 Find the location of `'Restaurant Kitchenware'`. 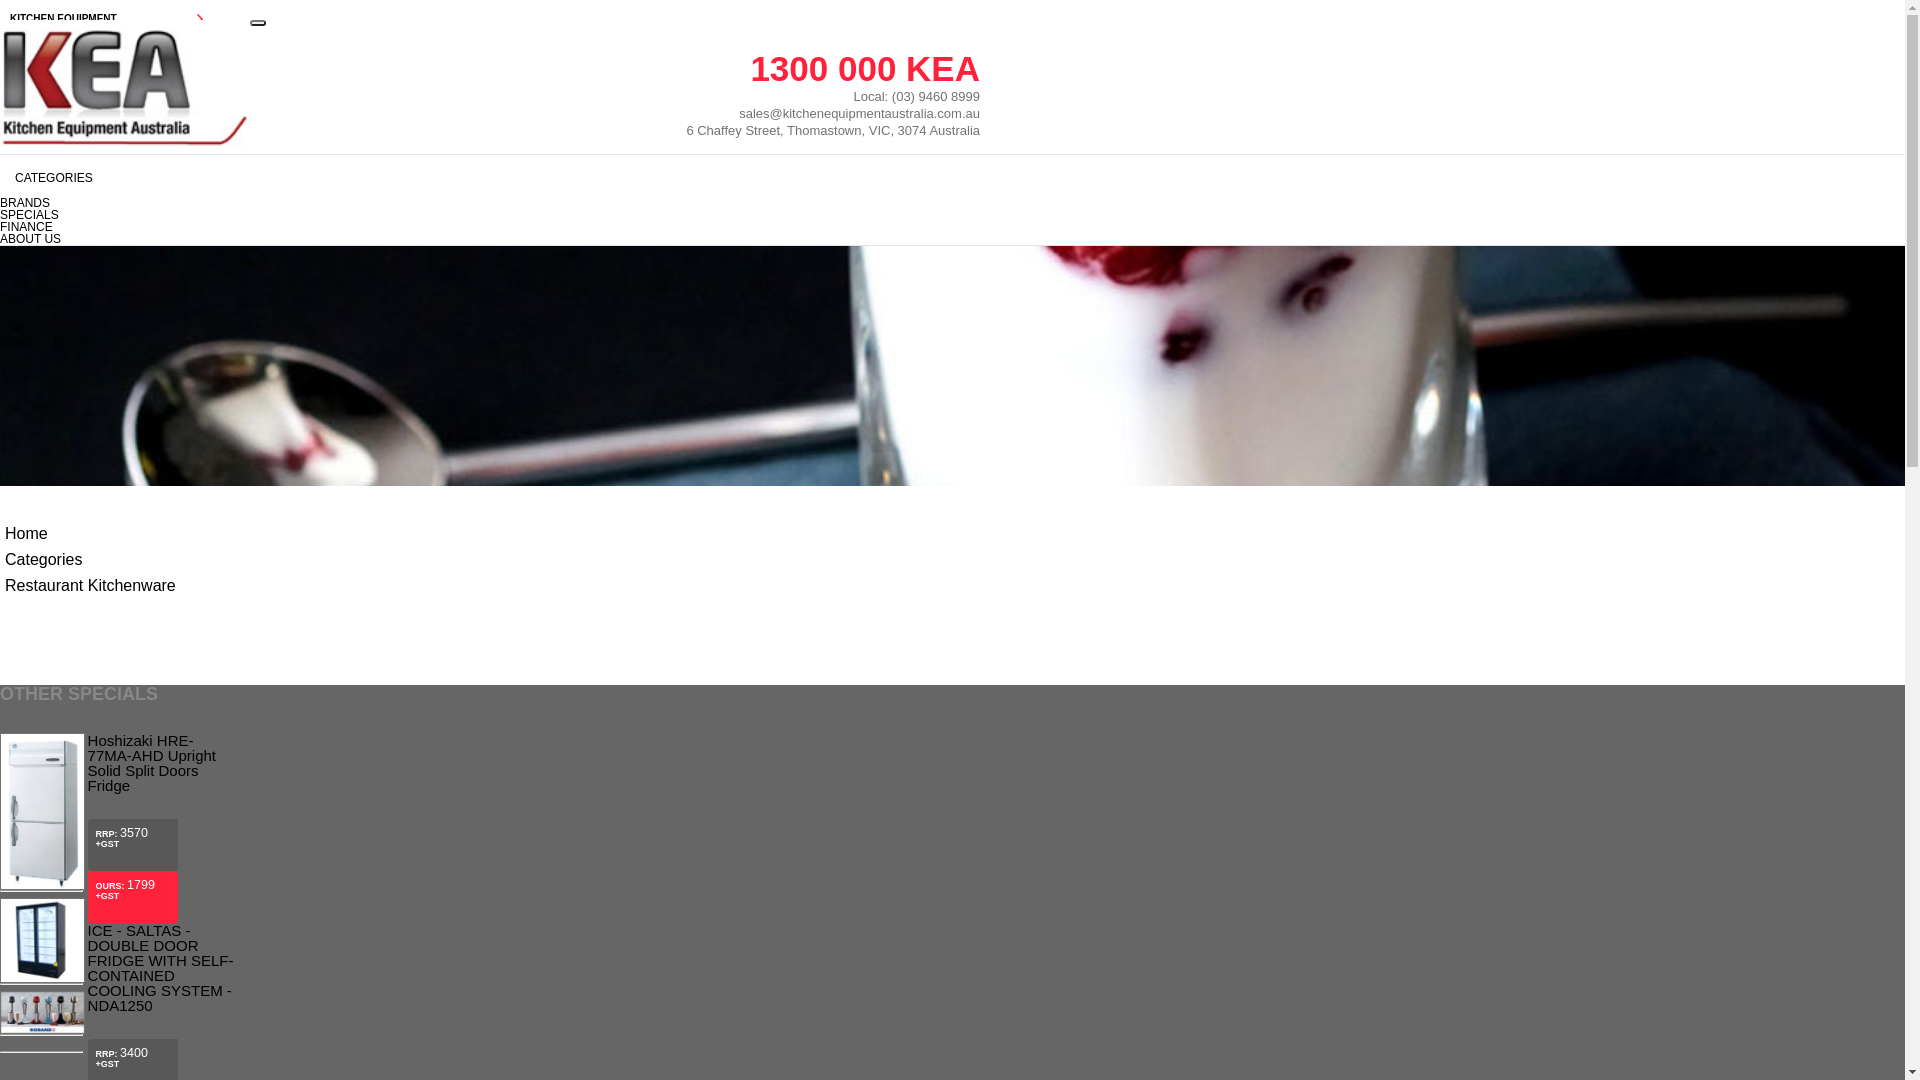

'Restaurant Kitchenware' is located at coordinates (4, 585).